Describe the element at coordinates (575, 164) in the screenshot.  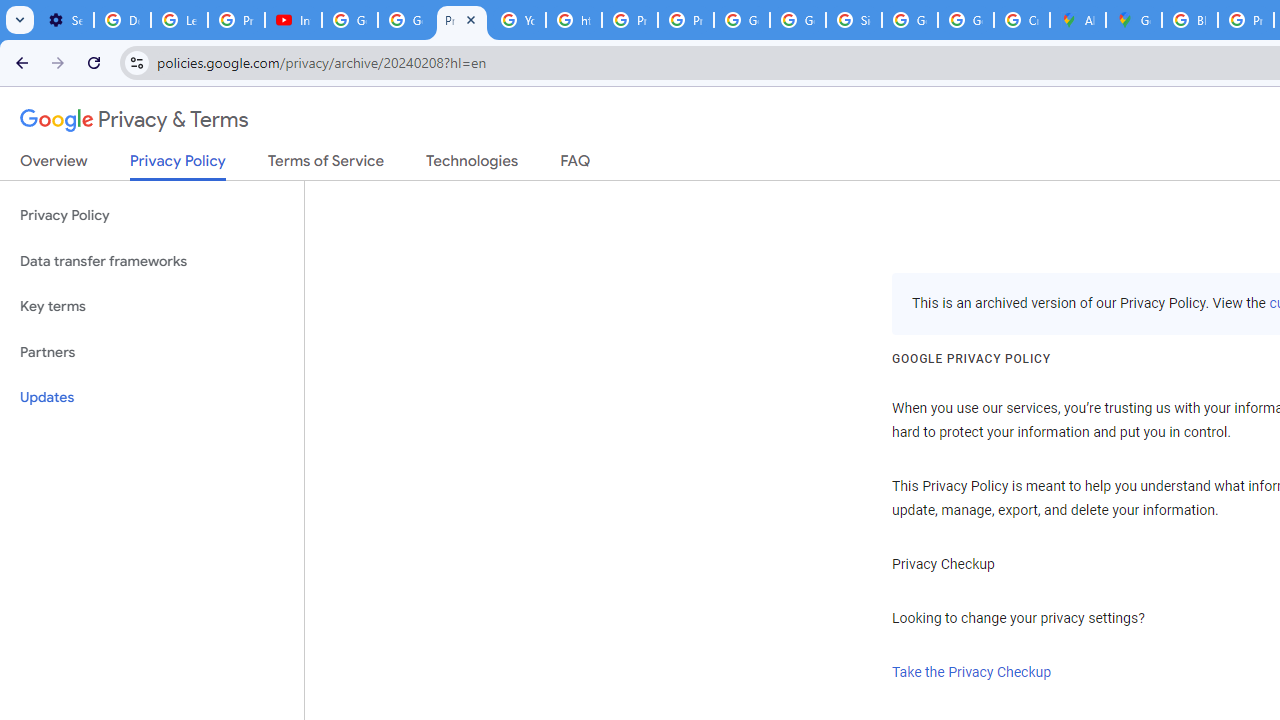
I see `'FAQ'` at that location.